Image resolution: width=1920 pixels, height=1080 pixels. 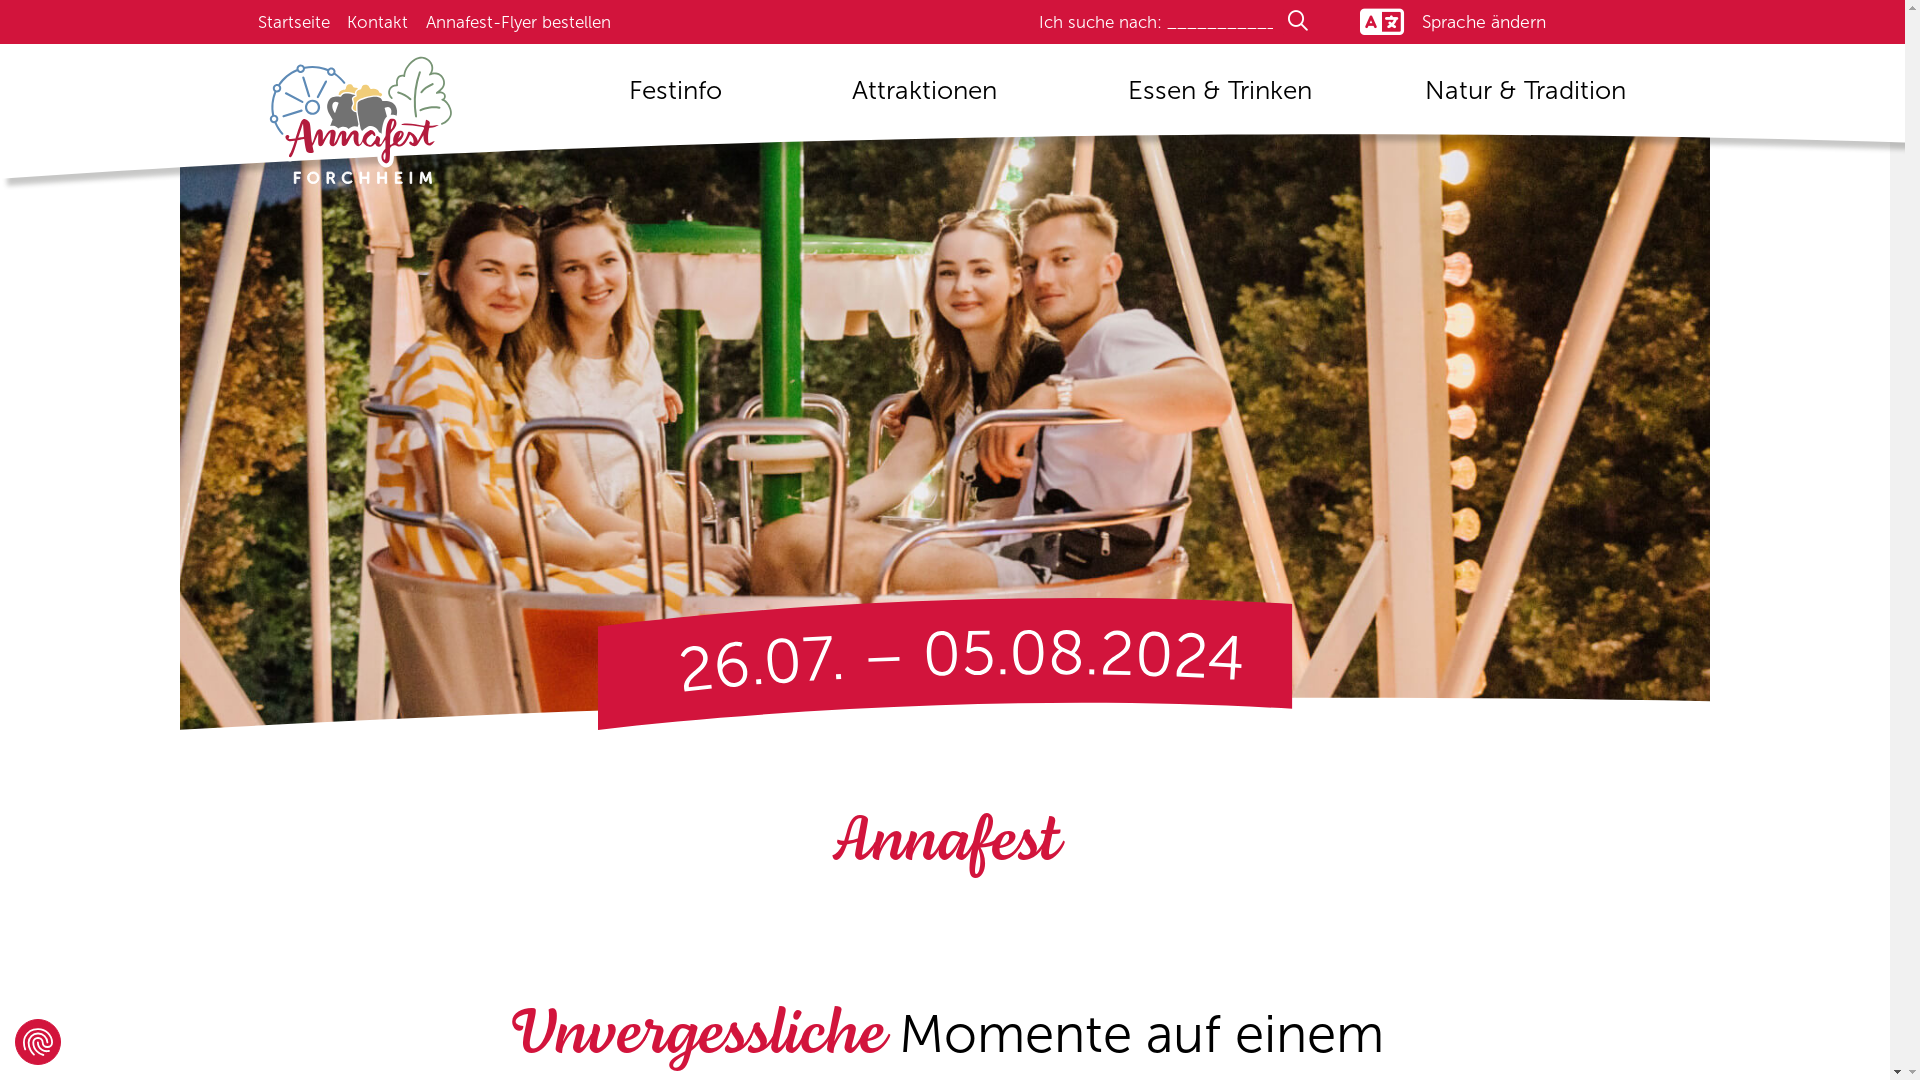 What do you see at coordinates (257, 22) in the screenshot?
I see `'Startseite'` at bounding box center [257, 22].